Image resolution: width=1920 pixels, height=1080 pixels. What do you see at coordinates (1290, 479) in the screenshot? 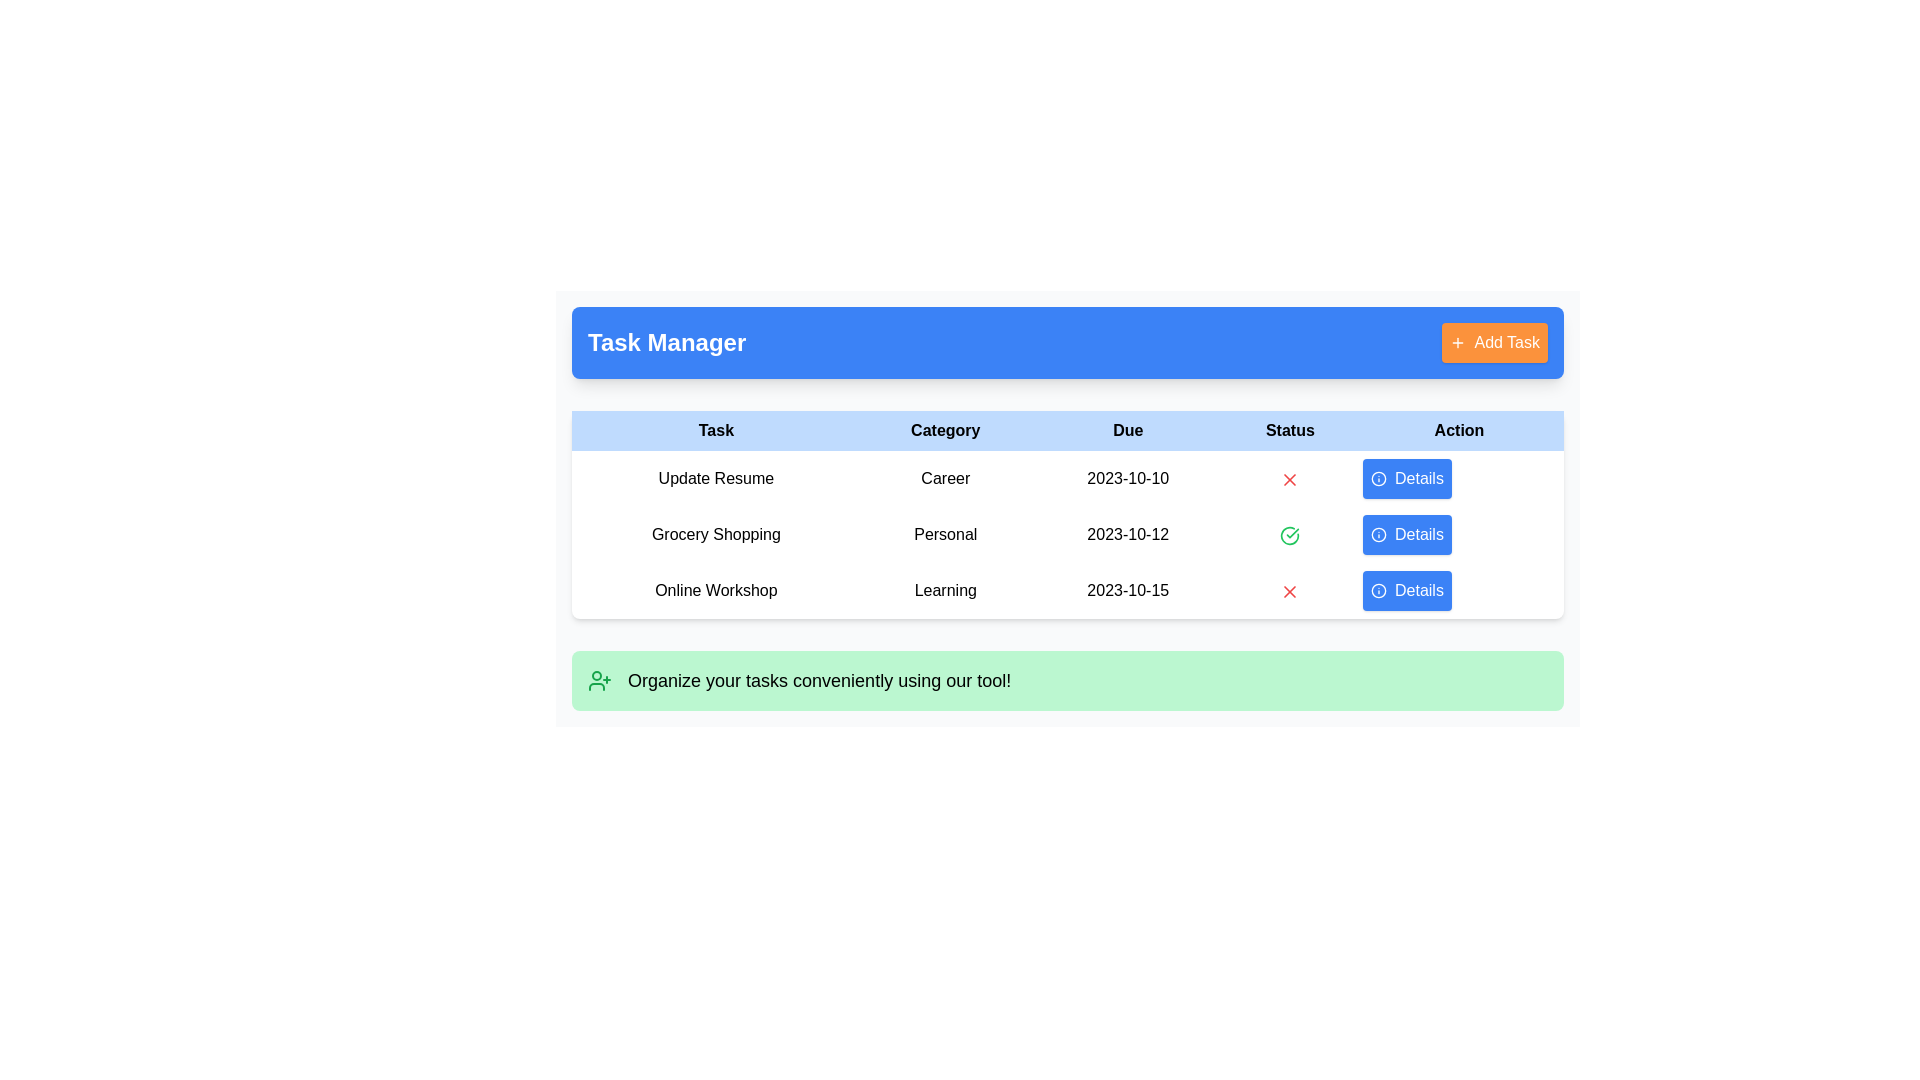
I see `the red 'X' icon located in the 'Status' column of the third row in the task table, which indicates an issue or failed state` at bounding box center [1290, 479].